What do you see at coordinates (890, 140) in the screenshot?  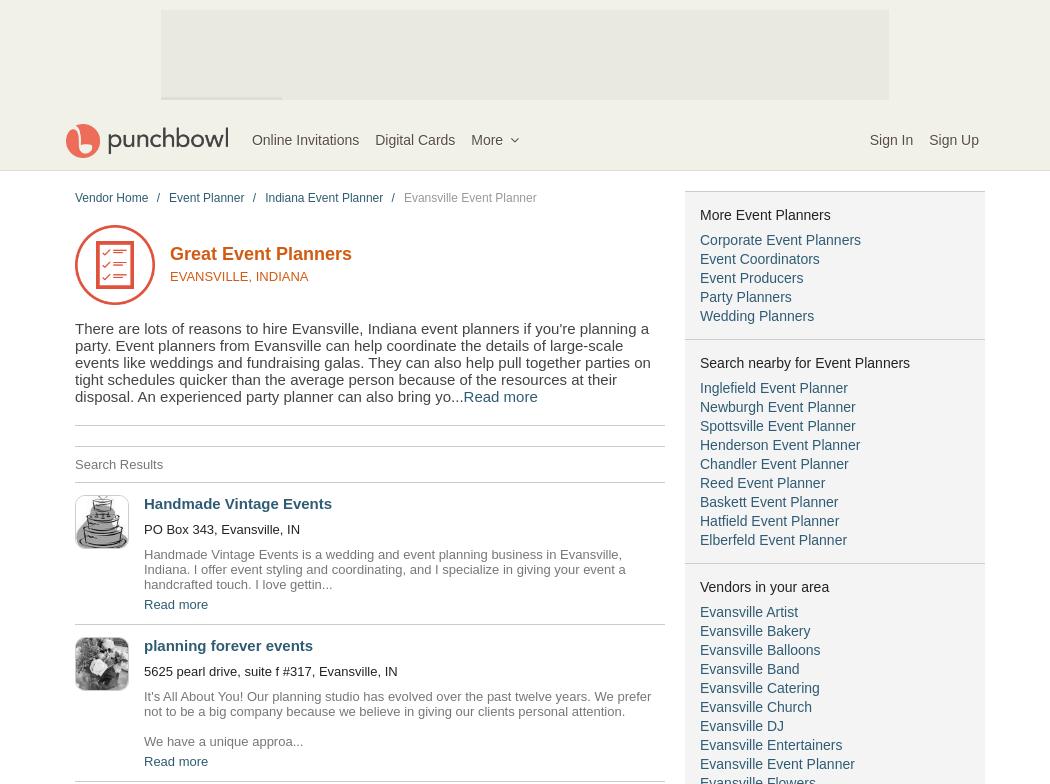 I see `'Sign In'` at bounding box center [890, 140].